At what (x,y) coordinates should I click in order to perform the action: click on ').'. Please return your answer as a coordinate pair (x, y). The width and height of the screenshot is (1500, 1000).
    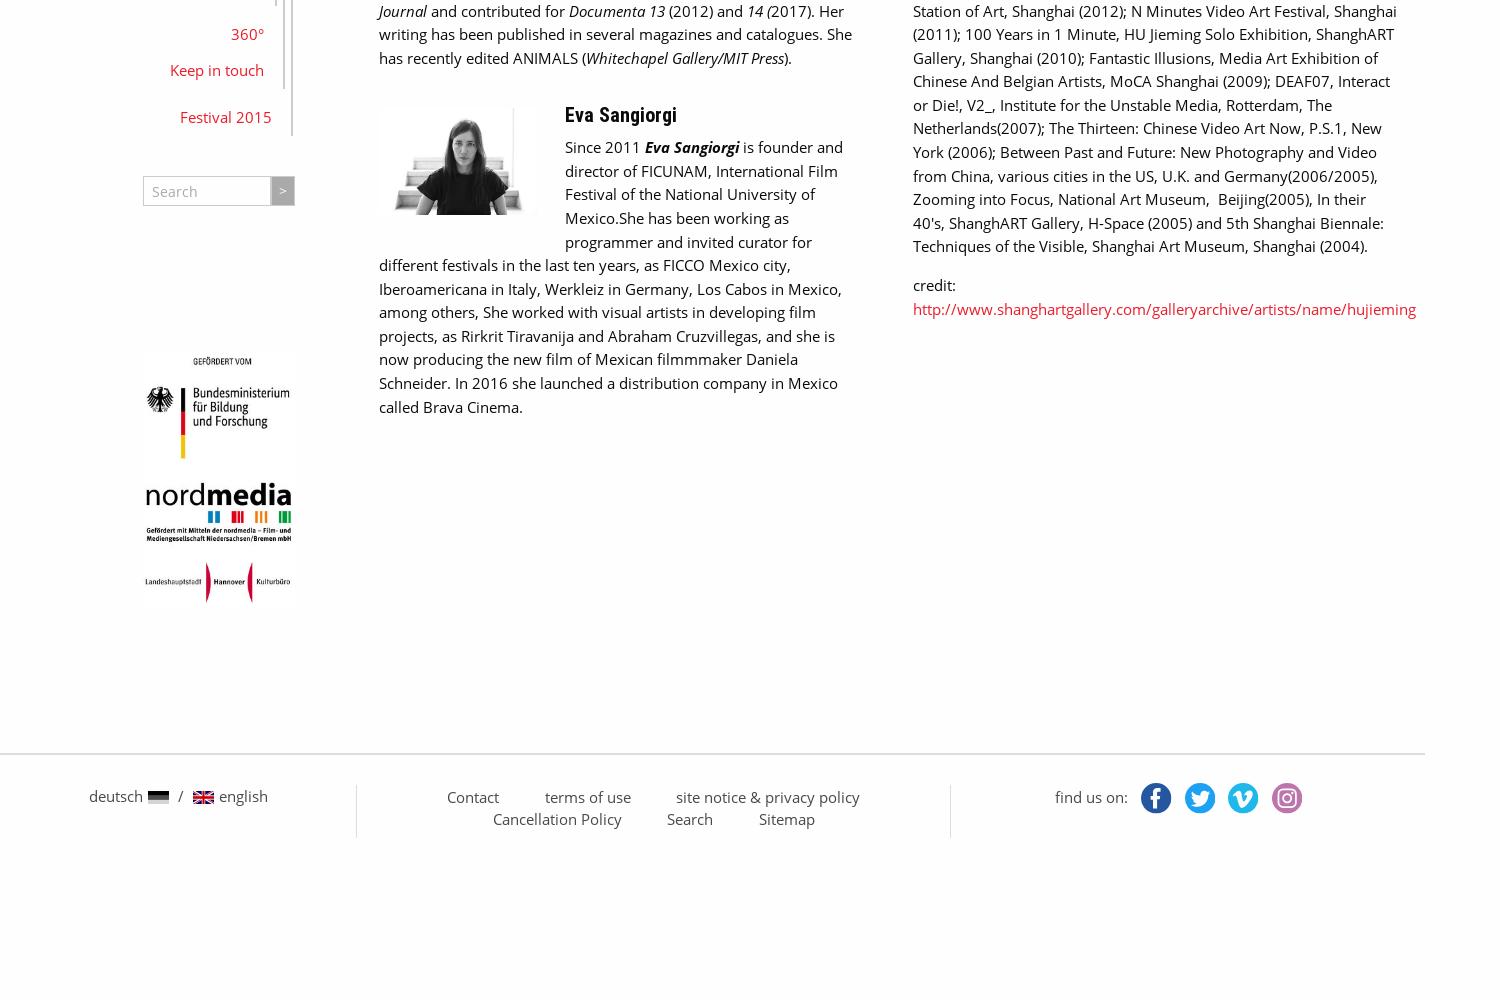
    Looking at the image, I should click on (787, 57).